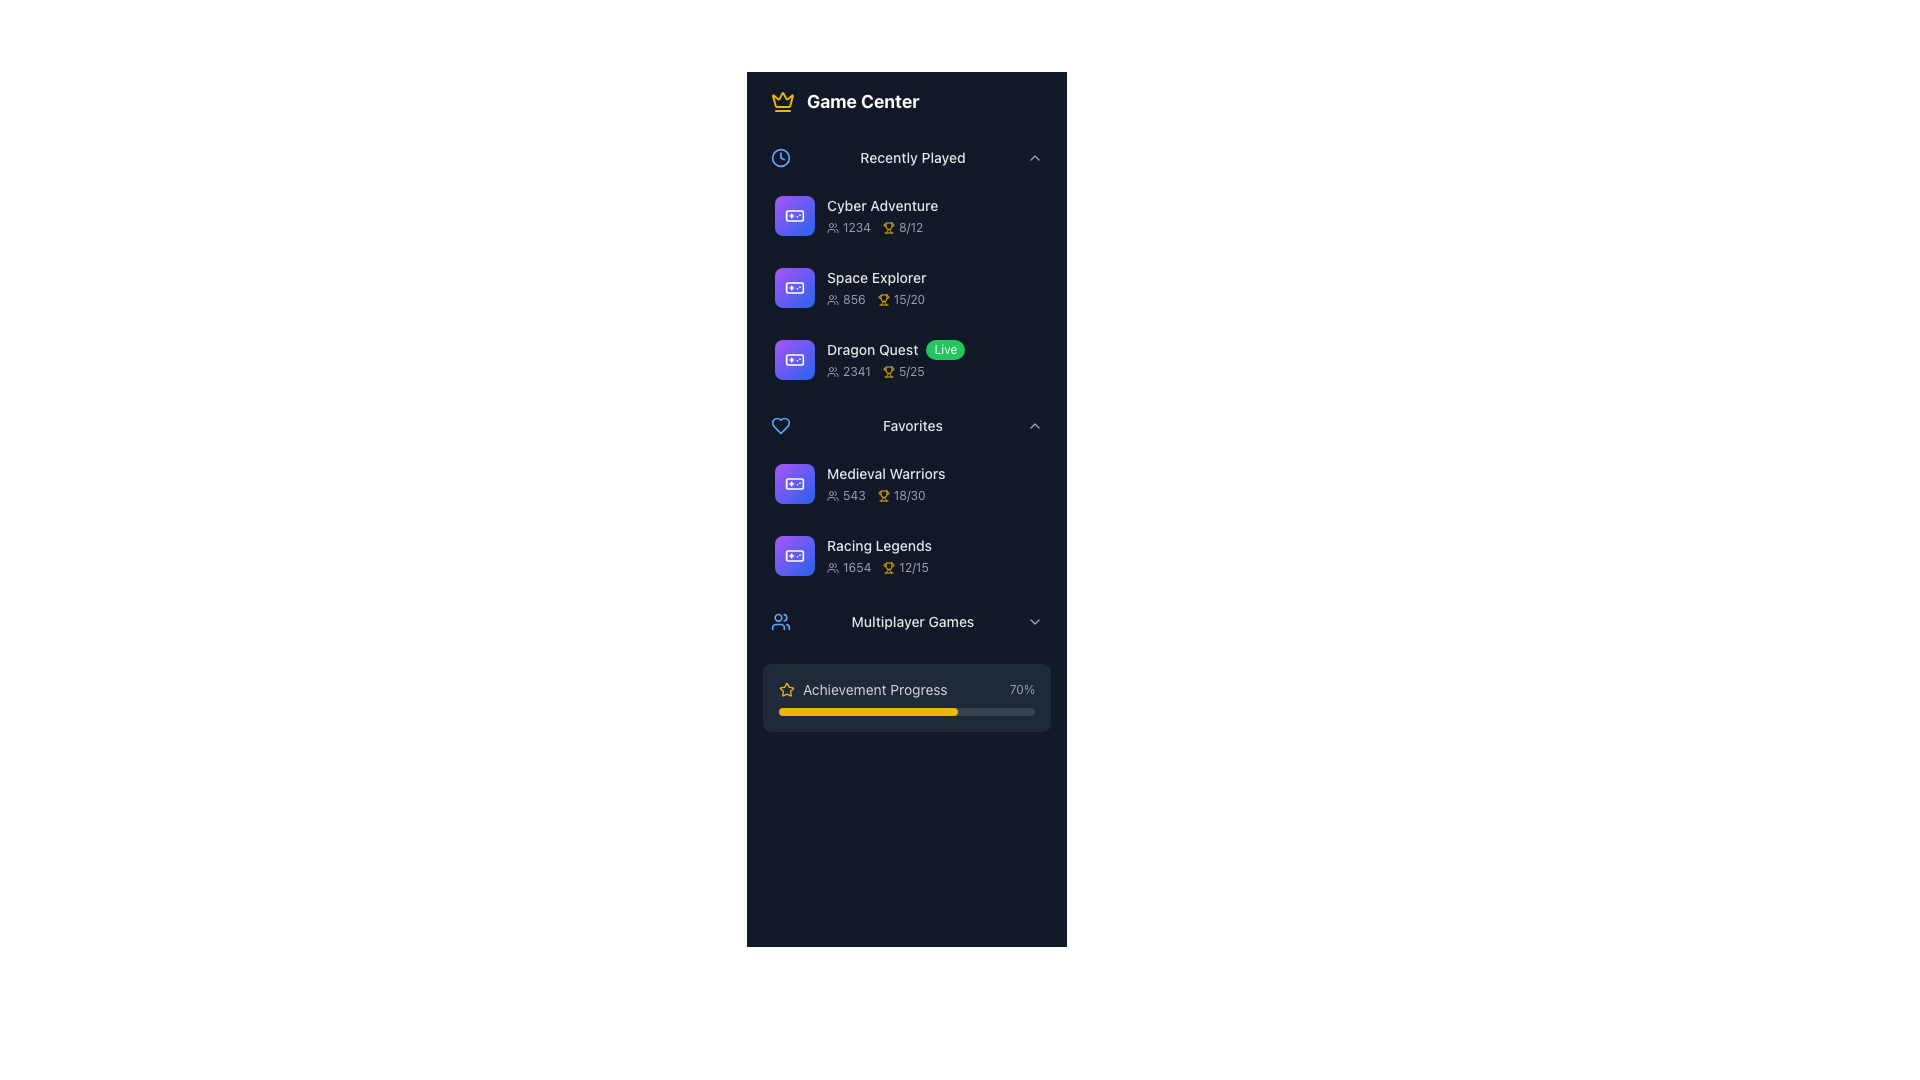  Describe the element at coordinates (931, 277) in the screenshot. I see `the 'Space Explorer' text label to view additional information about the game, located in the 'Recently Played' section of the 'Game Center' interface` at that location.